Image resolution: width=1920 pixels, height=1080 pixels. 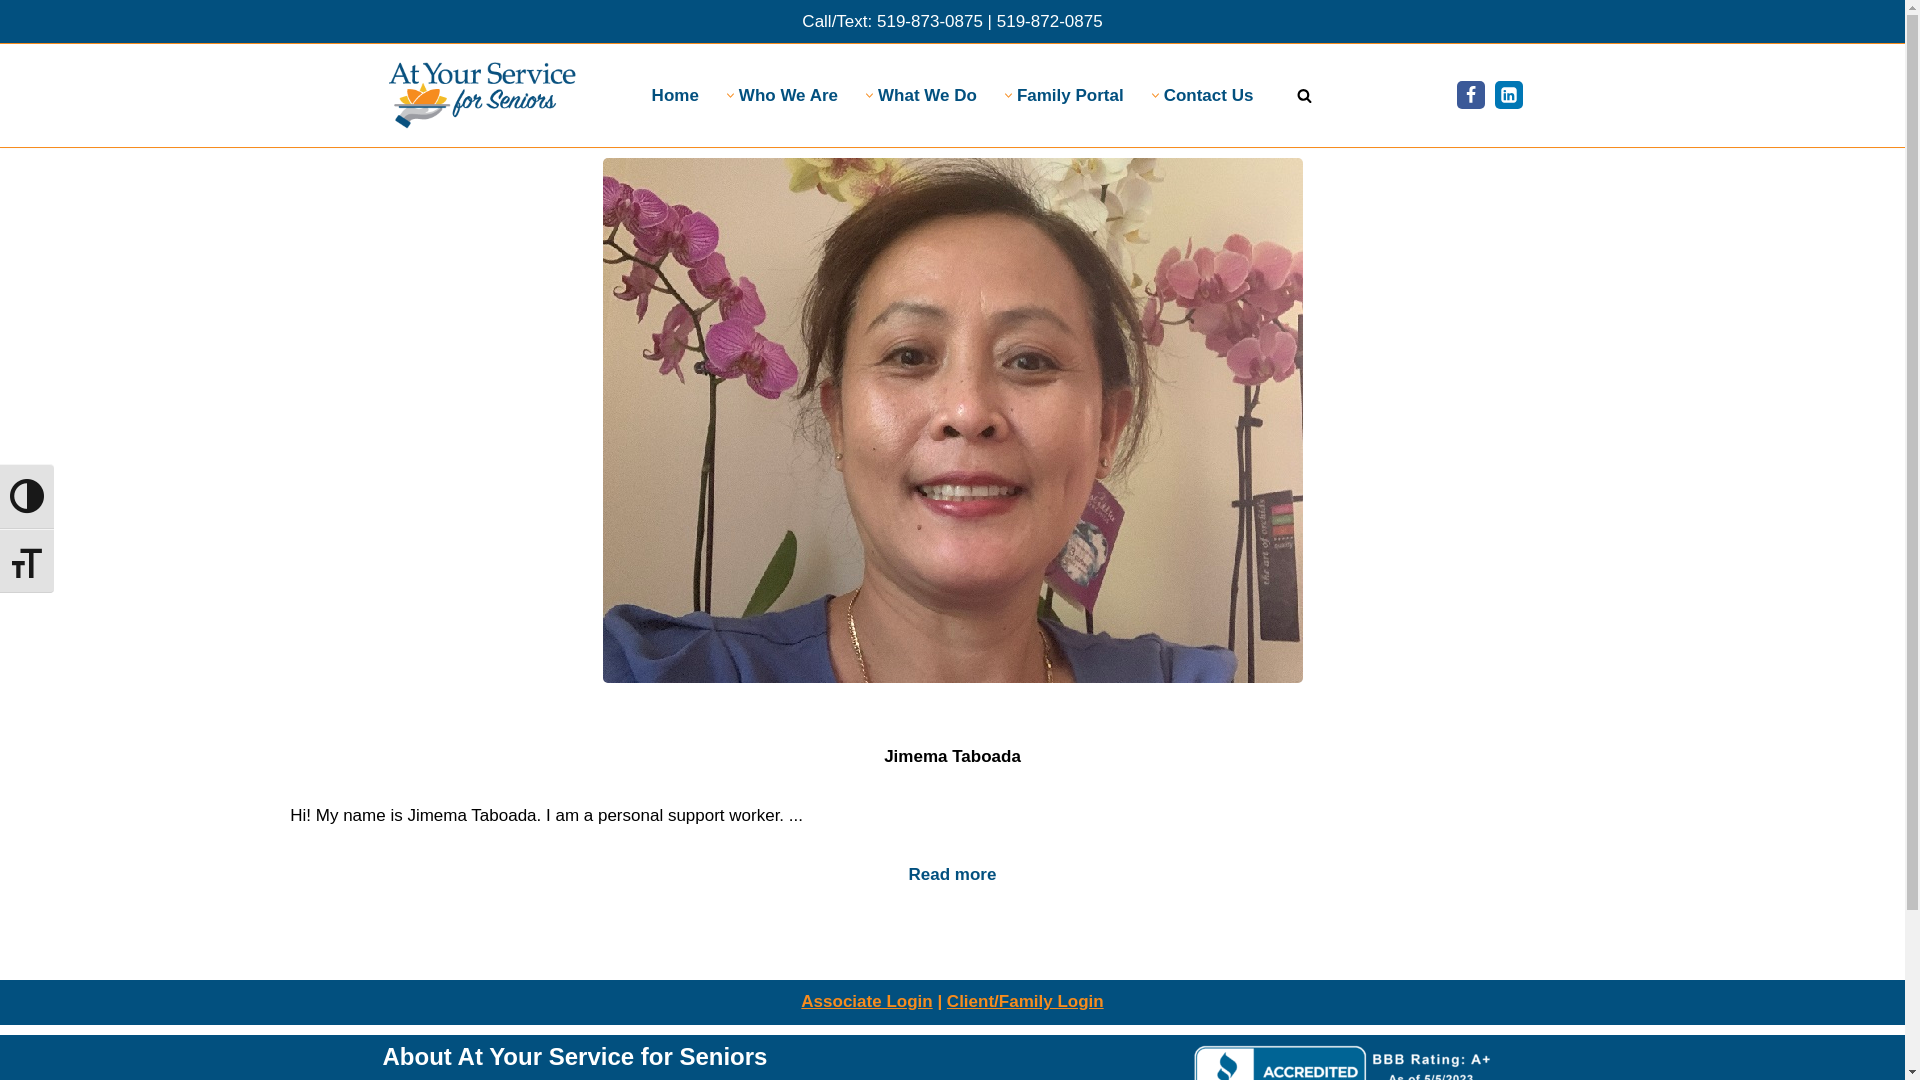 What do you see at coordinates (866, 1001) in the screenshot?
I see `'Associate Login'` at bounding box center [866, 1001].